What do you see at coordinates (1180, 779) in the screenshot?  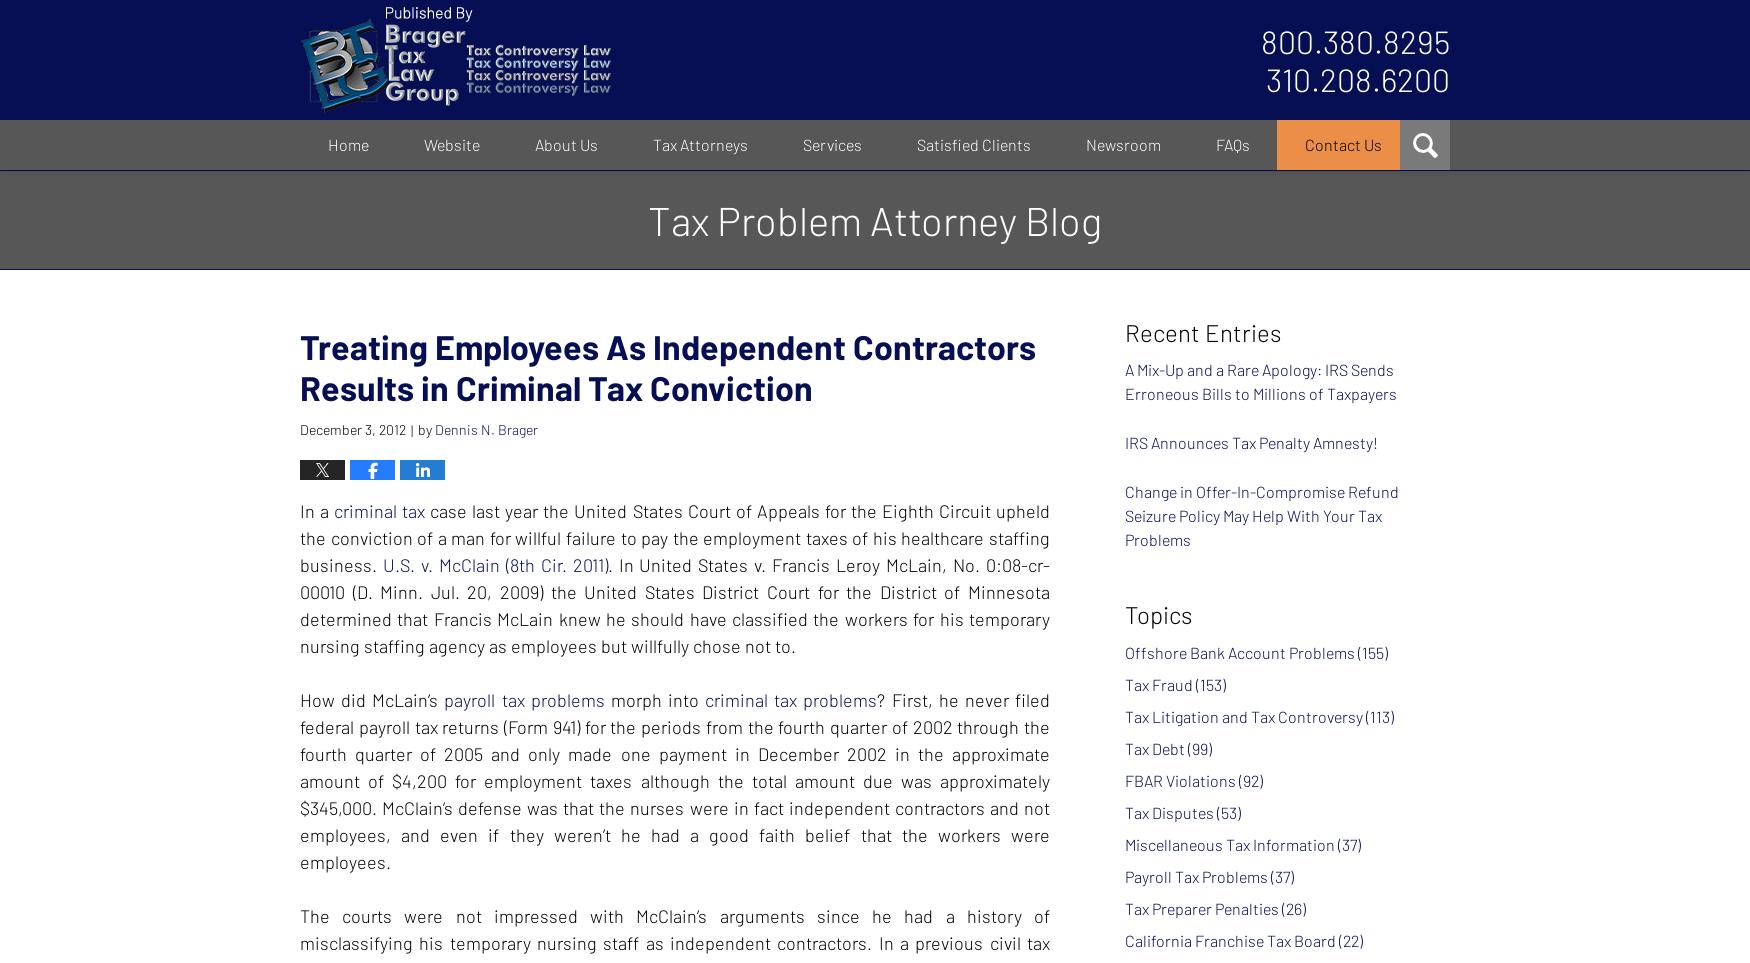 I see `'FBAR Violations'` at bounding box center [1180, 779].